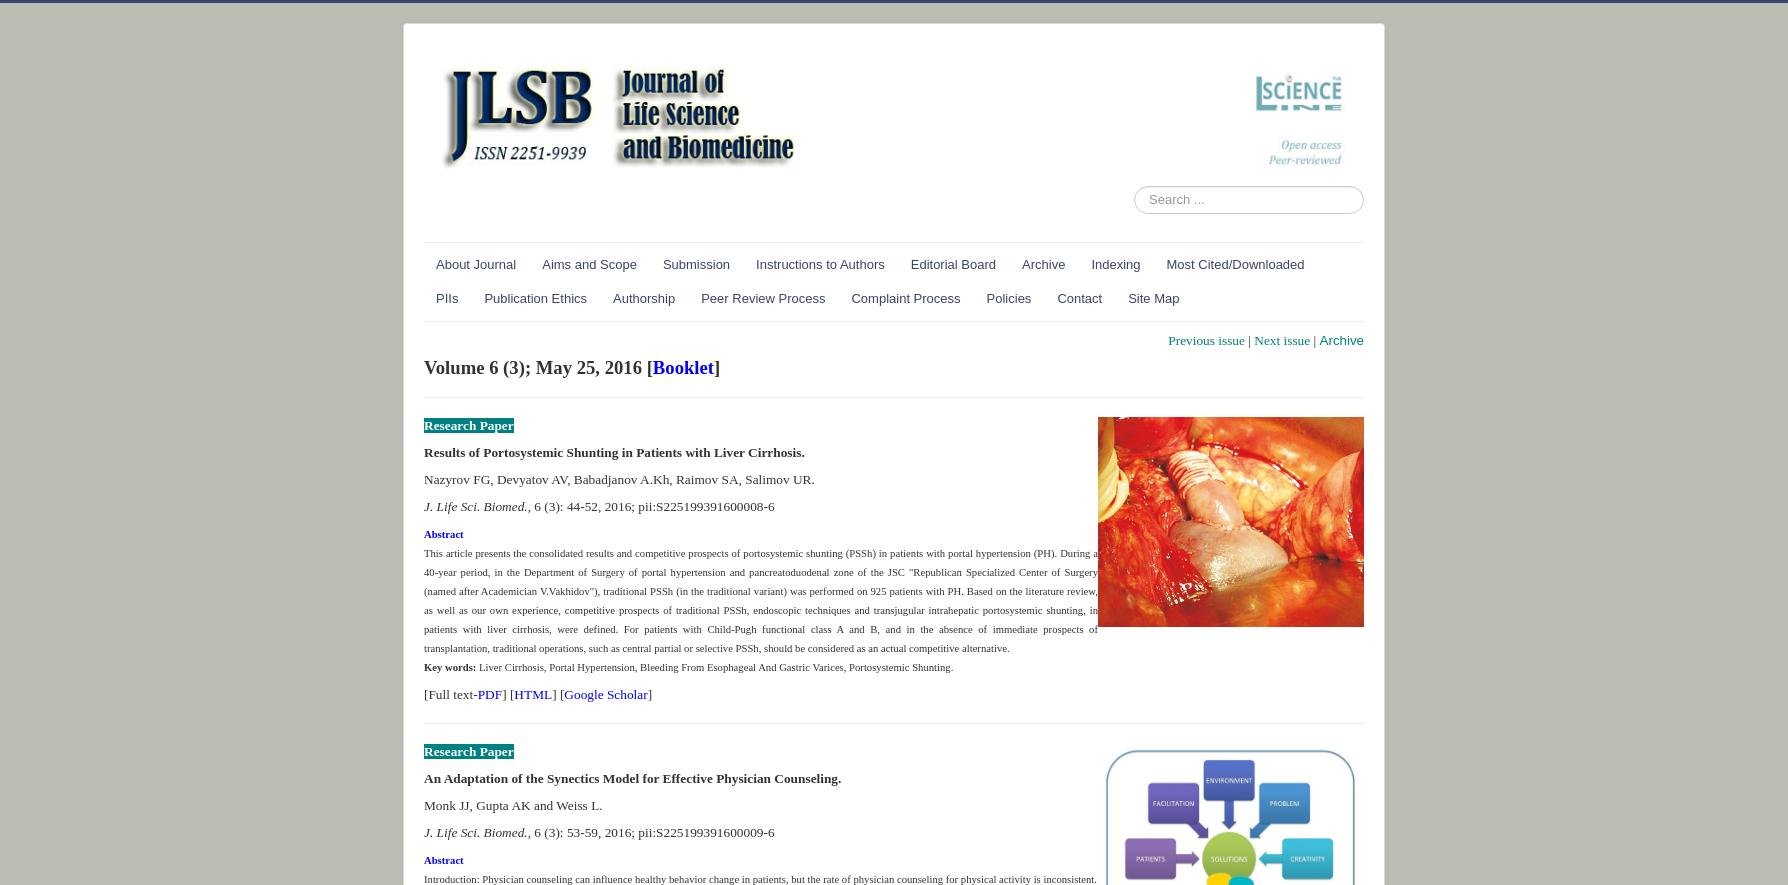 The height and width of the screenshot is (885, 1788). Describe the element at coordinates (1152, 296) in the screenshot. I see `'Site Map'` at that location.